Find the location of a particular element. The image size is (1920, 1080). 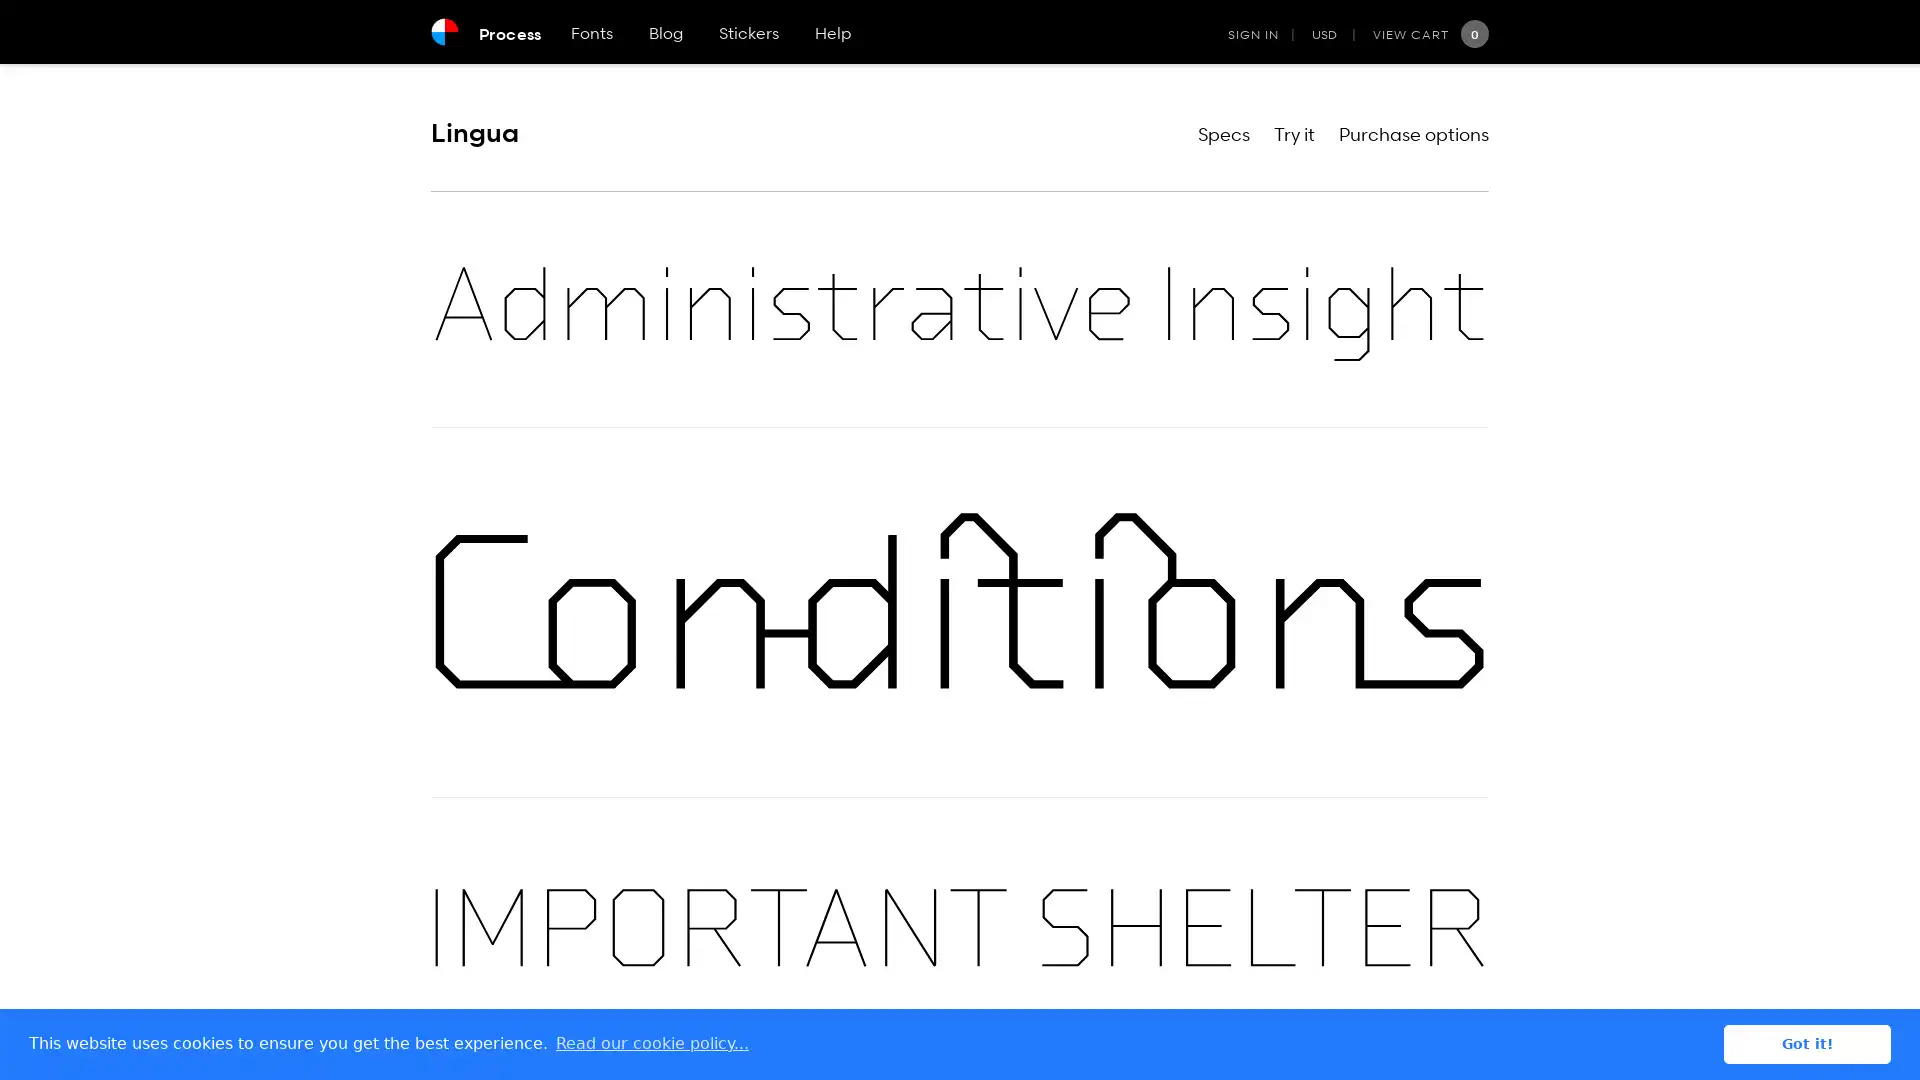

learn more about cookies is located at coordinates (652, 1043).